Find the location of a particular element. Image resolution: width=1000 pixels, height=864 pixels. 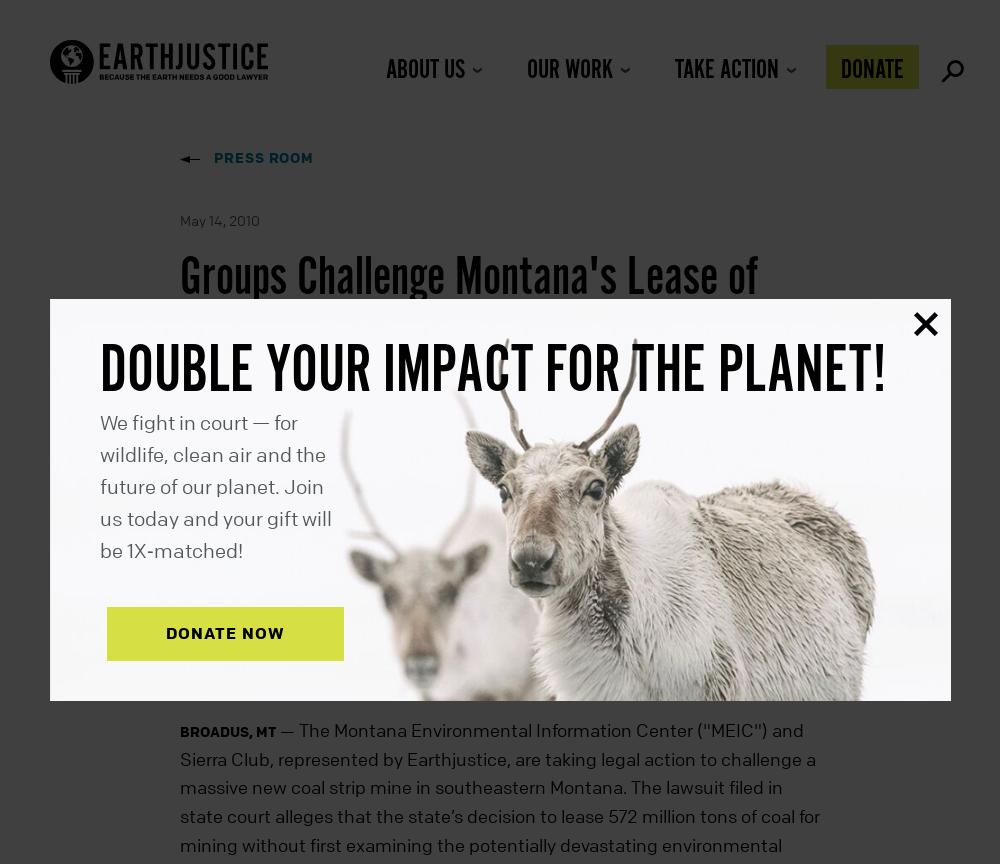

'About Us' is located at coordinates (424, 70).